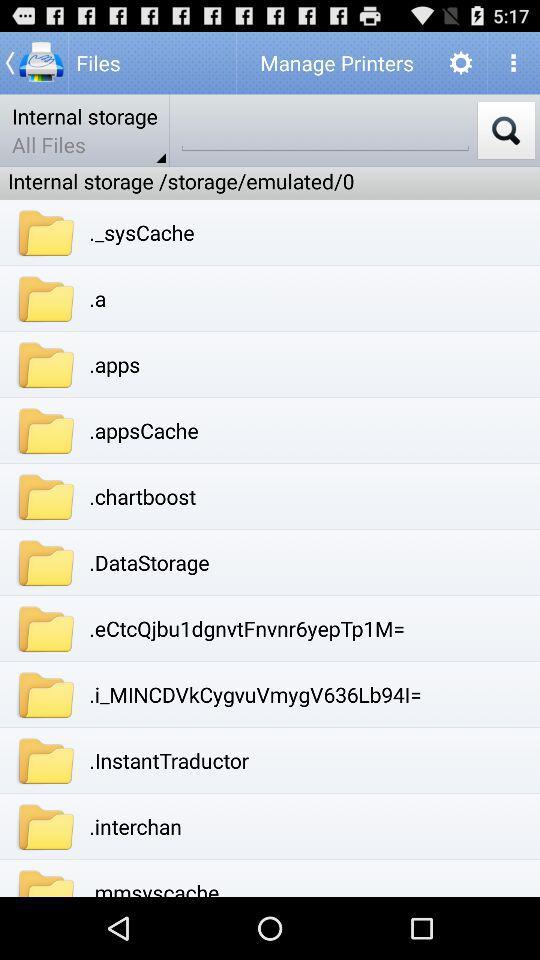 The height and width of the screenshot is (960, 540). I want to click on file name, so click(325, 129).